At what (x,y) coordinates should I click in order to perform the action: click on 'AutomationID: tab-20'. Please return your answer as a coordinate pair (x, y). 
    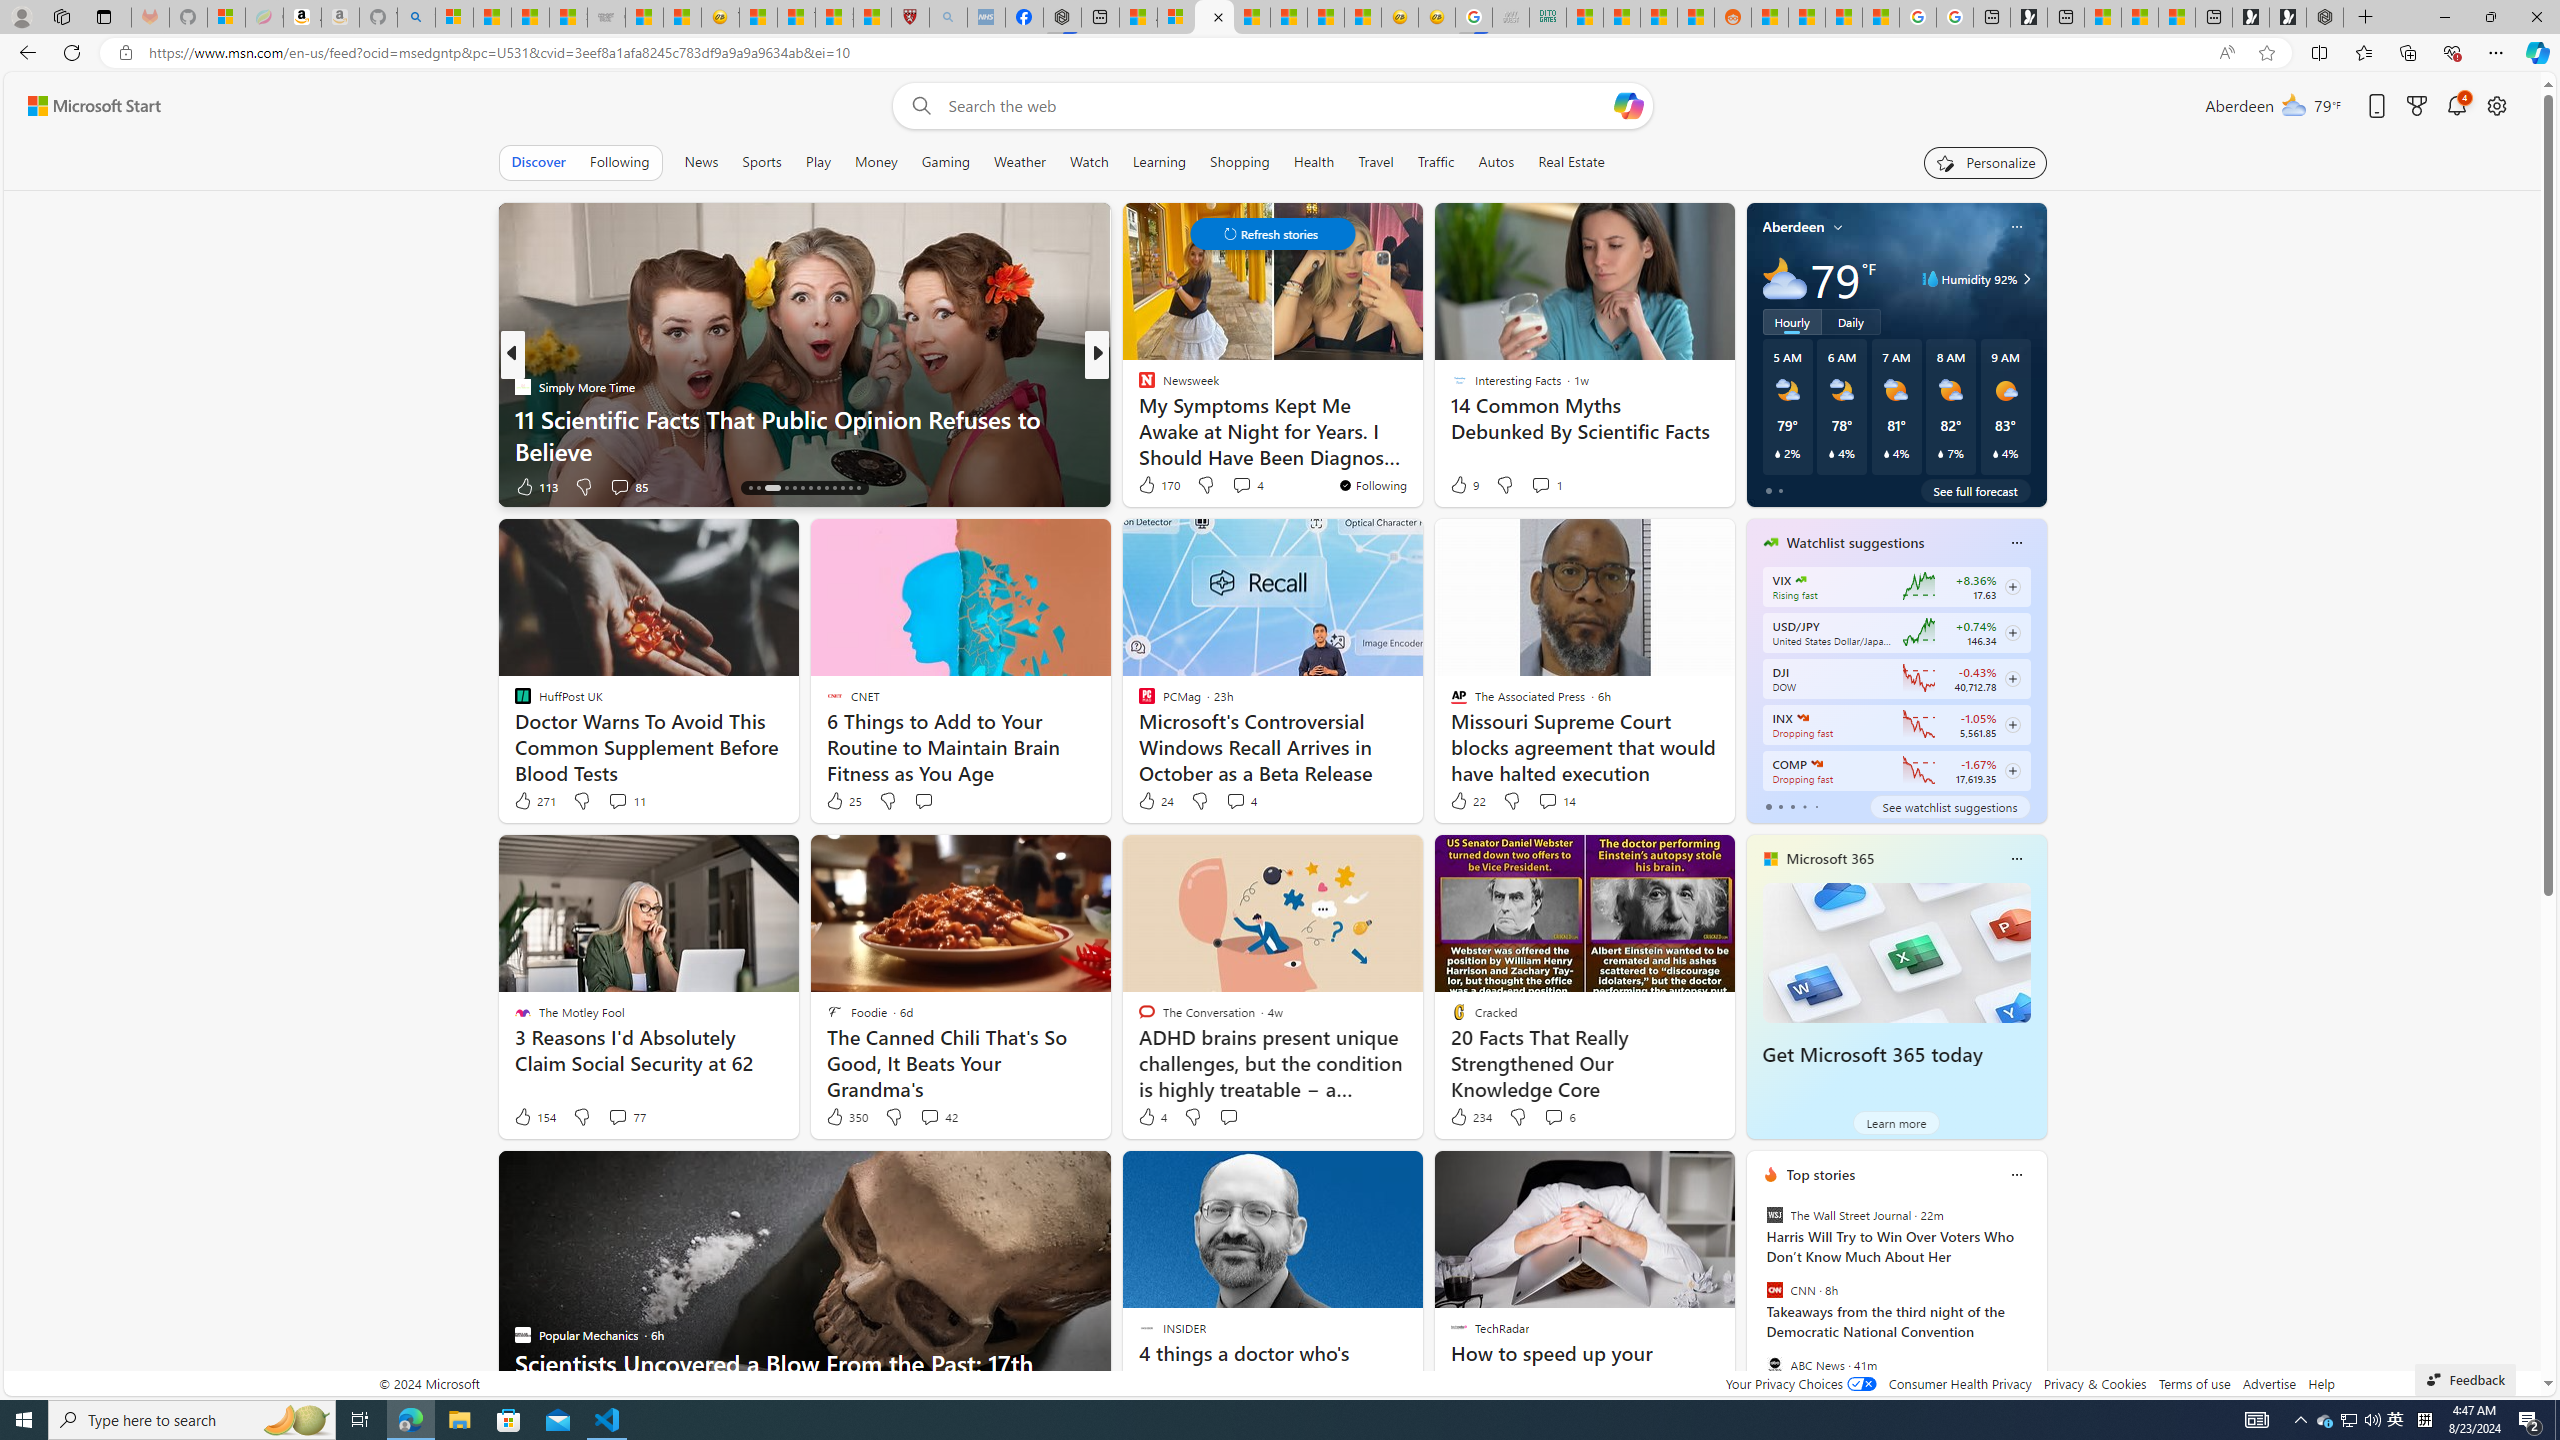
    Looking at the image, I should click on (810, 487).